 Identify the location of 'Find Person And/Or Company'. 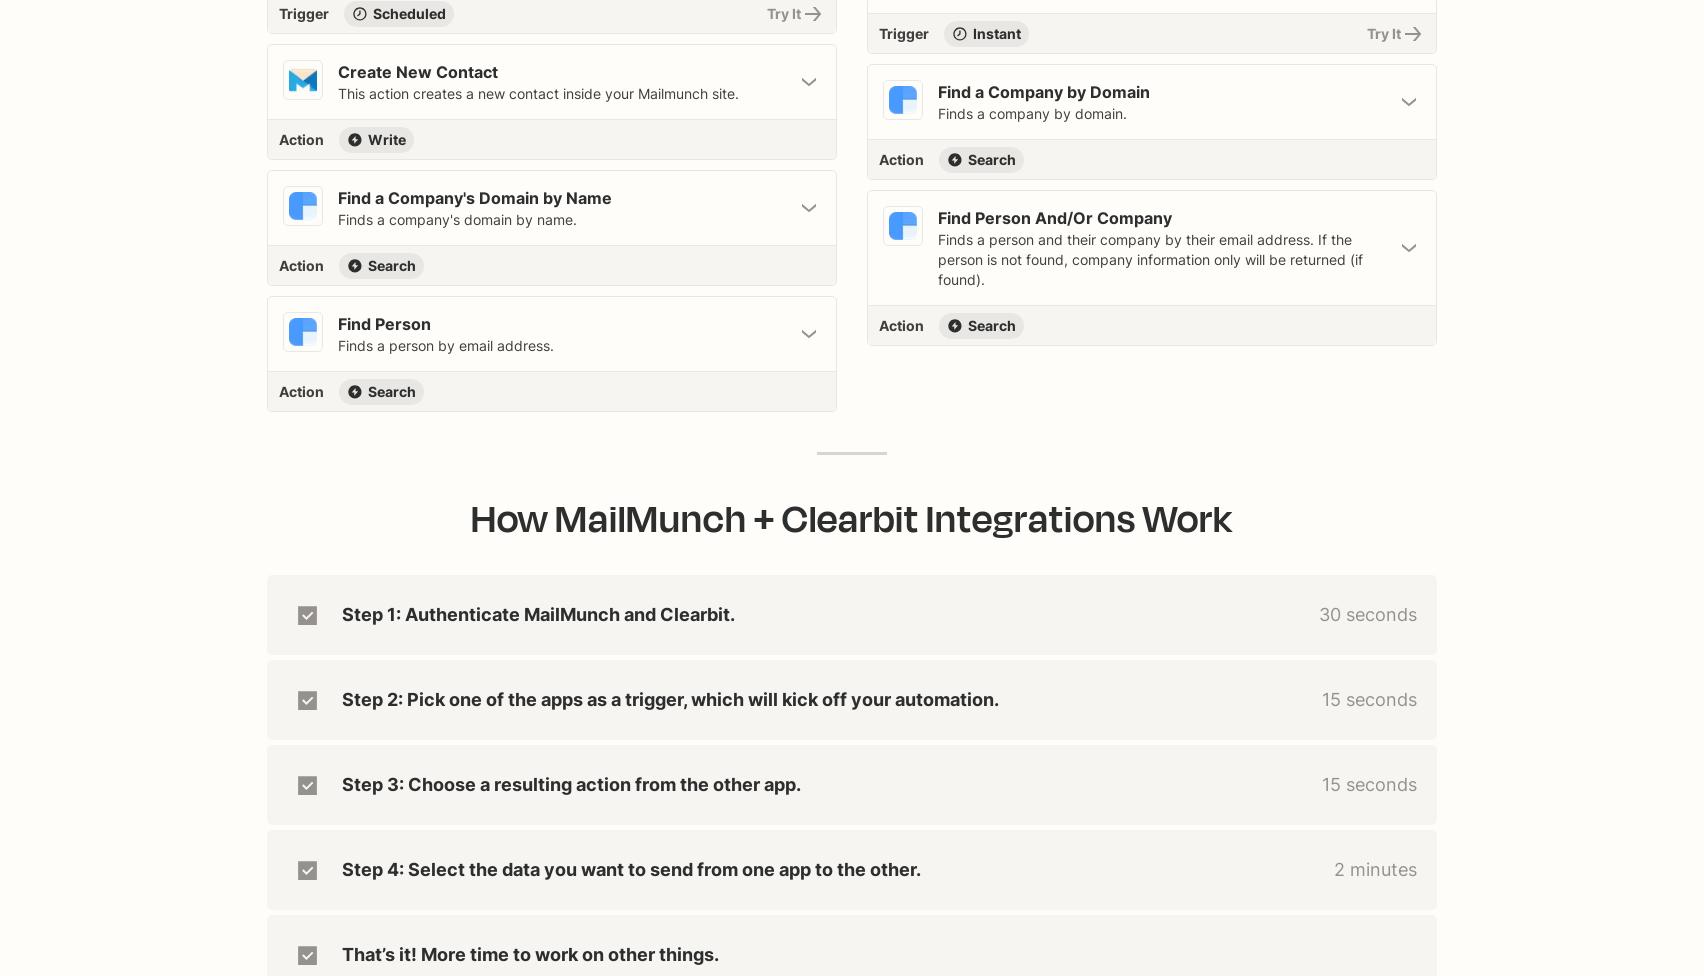
(938, 217).